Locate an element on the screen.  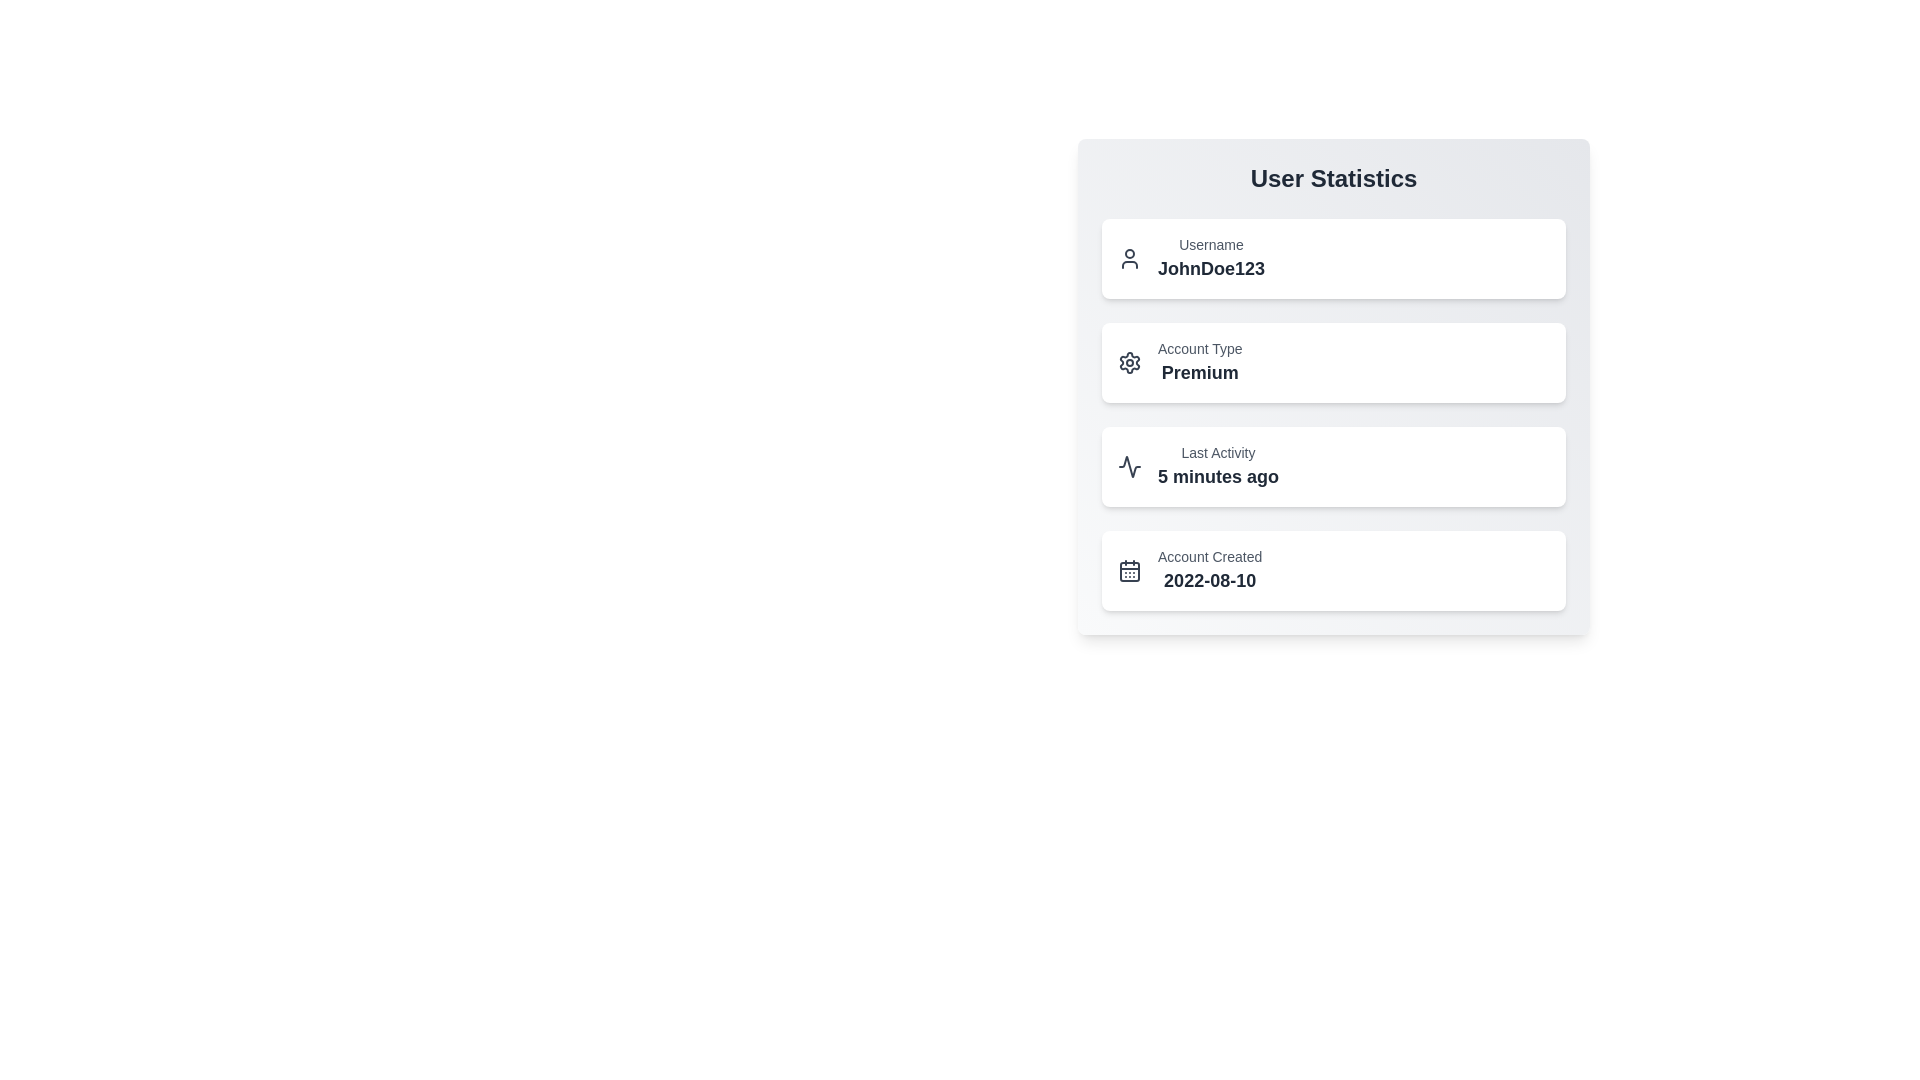
the 'Last Activity' text label that displays the timestamp information in a gray color, positioned in the third row of user account details is located at coordinates (1217, 452).